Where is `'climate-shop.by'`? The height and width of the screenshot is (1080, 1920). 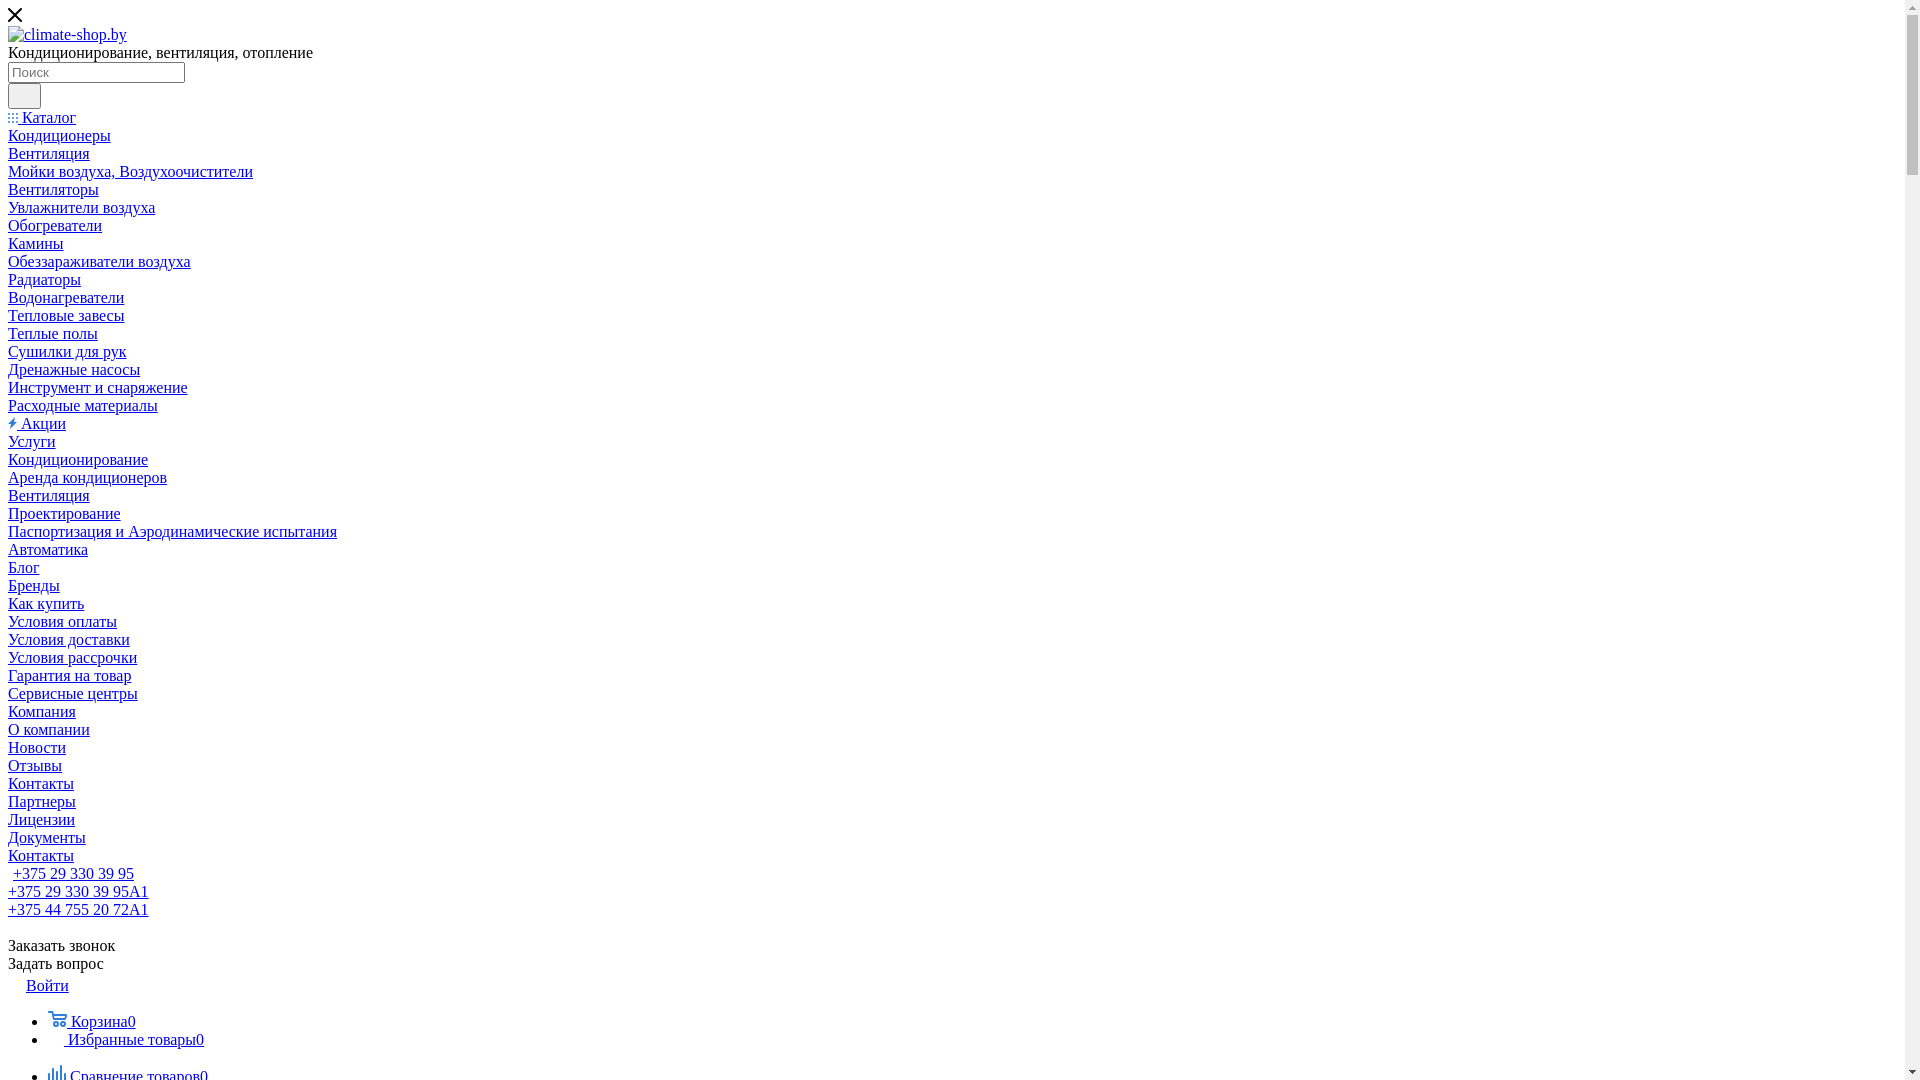 'climate-shop.by' is located at coordinates (67, 34).